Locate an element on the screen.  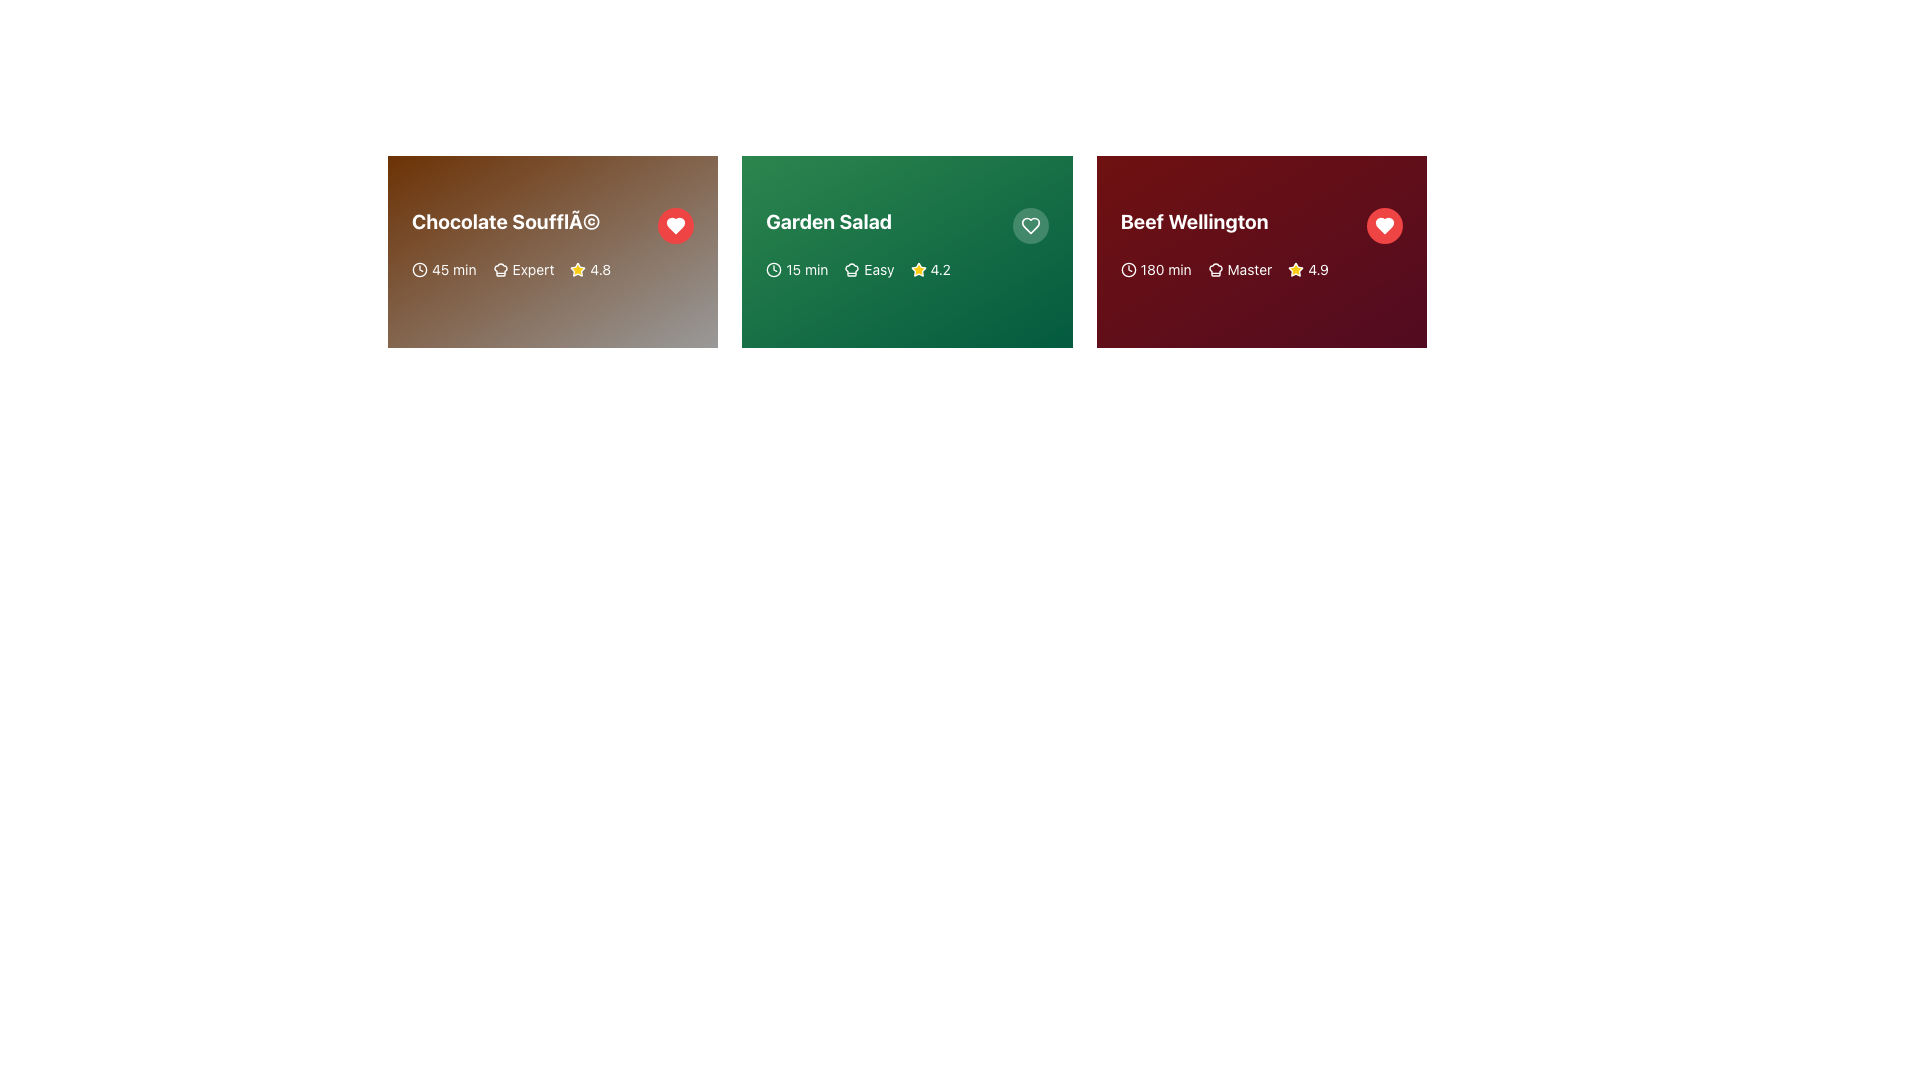
the circular thumbs-up button with a semi-transparent white background to like is located at coordinates (781, 308).